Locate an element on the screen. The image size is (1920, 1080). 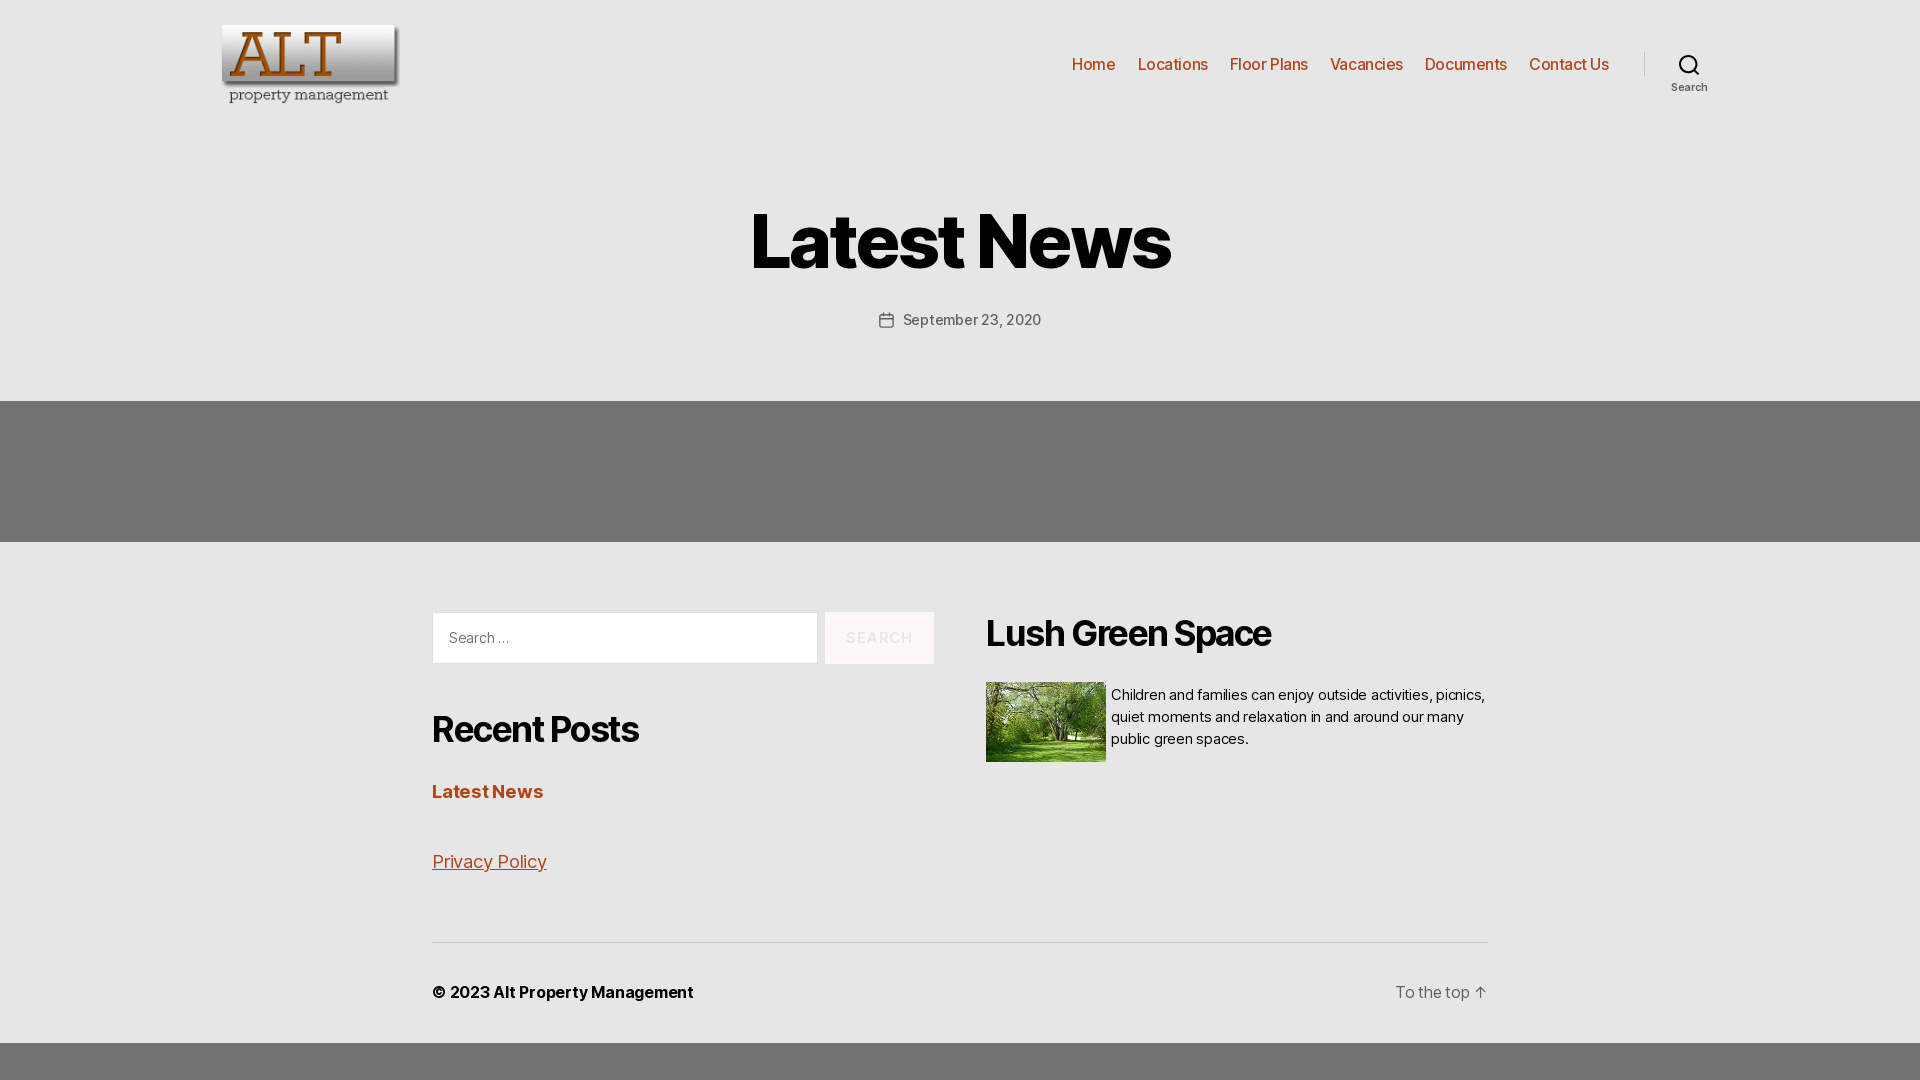
'Latest News' is located at coordinates (431, 789).